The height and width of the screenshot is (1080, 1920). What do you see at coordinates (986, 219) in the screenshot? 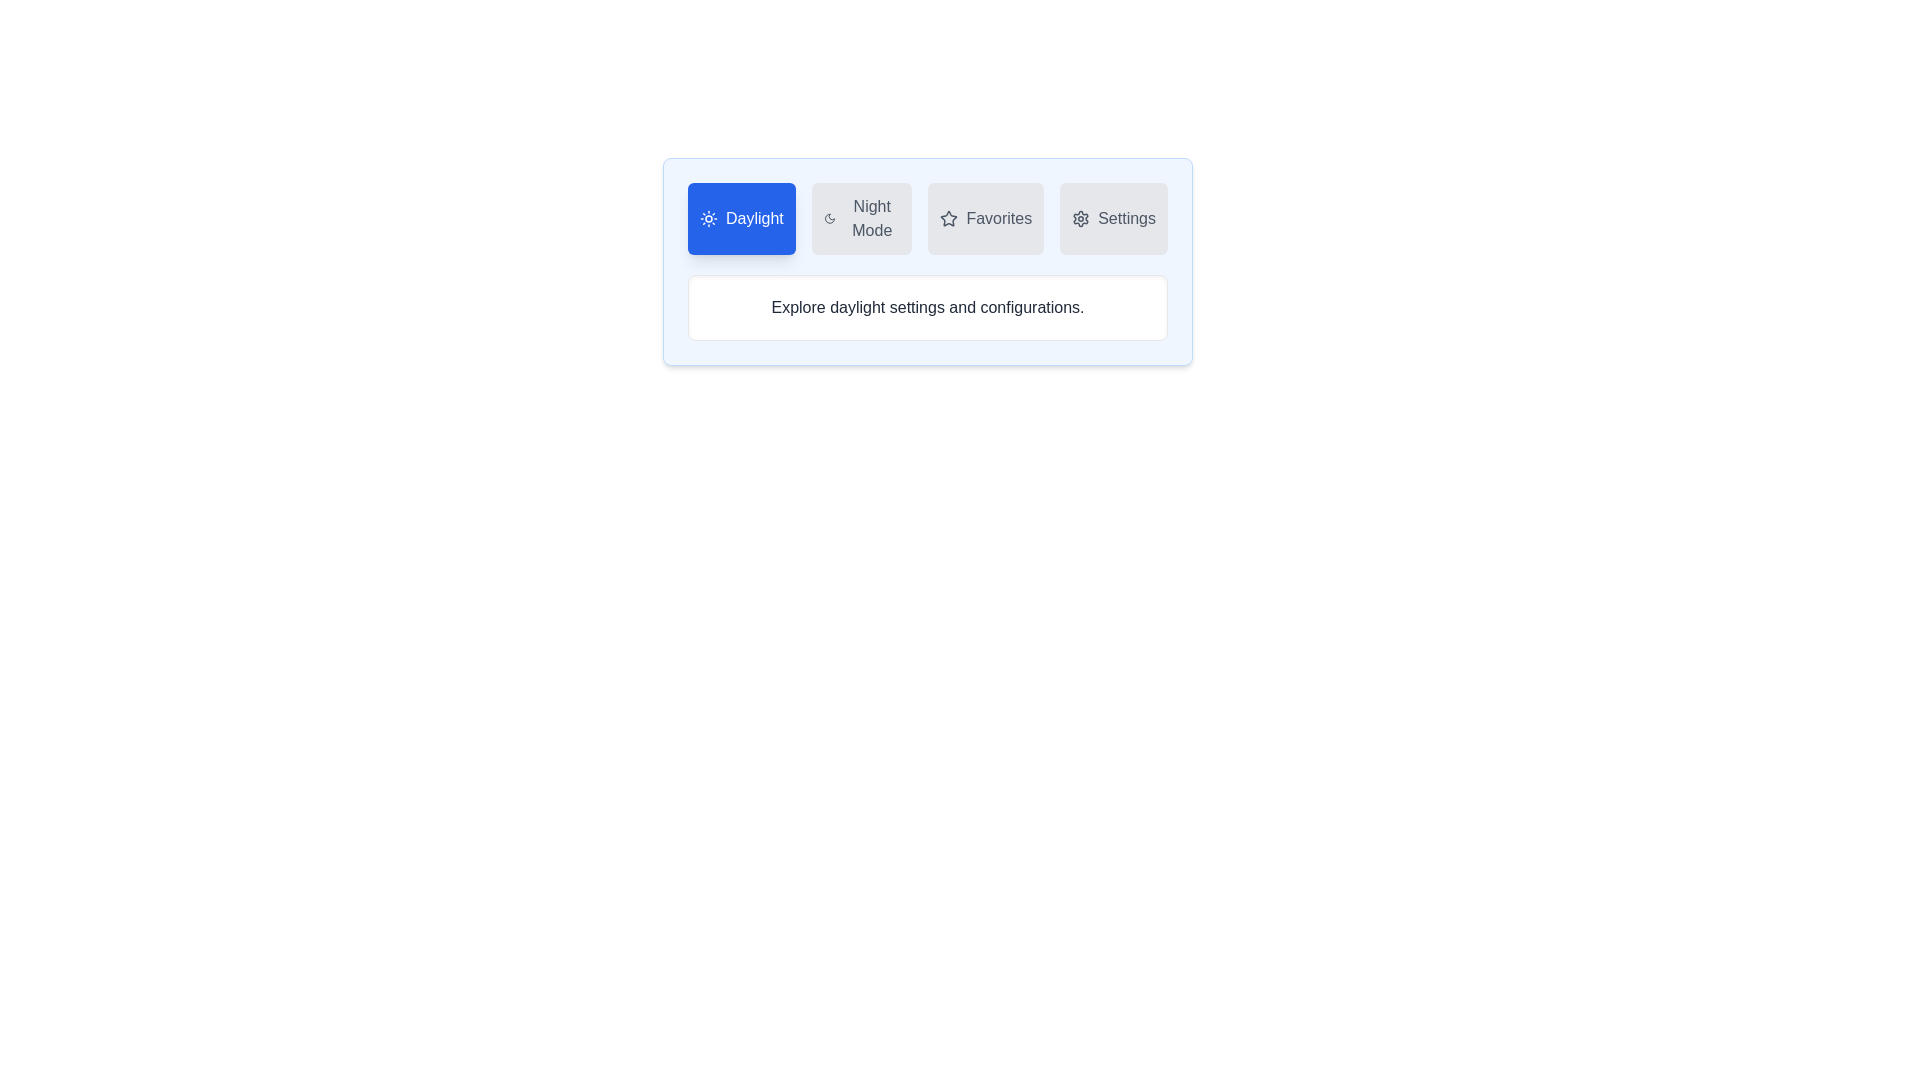
I see `the tab labeled Favorites` at bounding box center [986, 219].